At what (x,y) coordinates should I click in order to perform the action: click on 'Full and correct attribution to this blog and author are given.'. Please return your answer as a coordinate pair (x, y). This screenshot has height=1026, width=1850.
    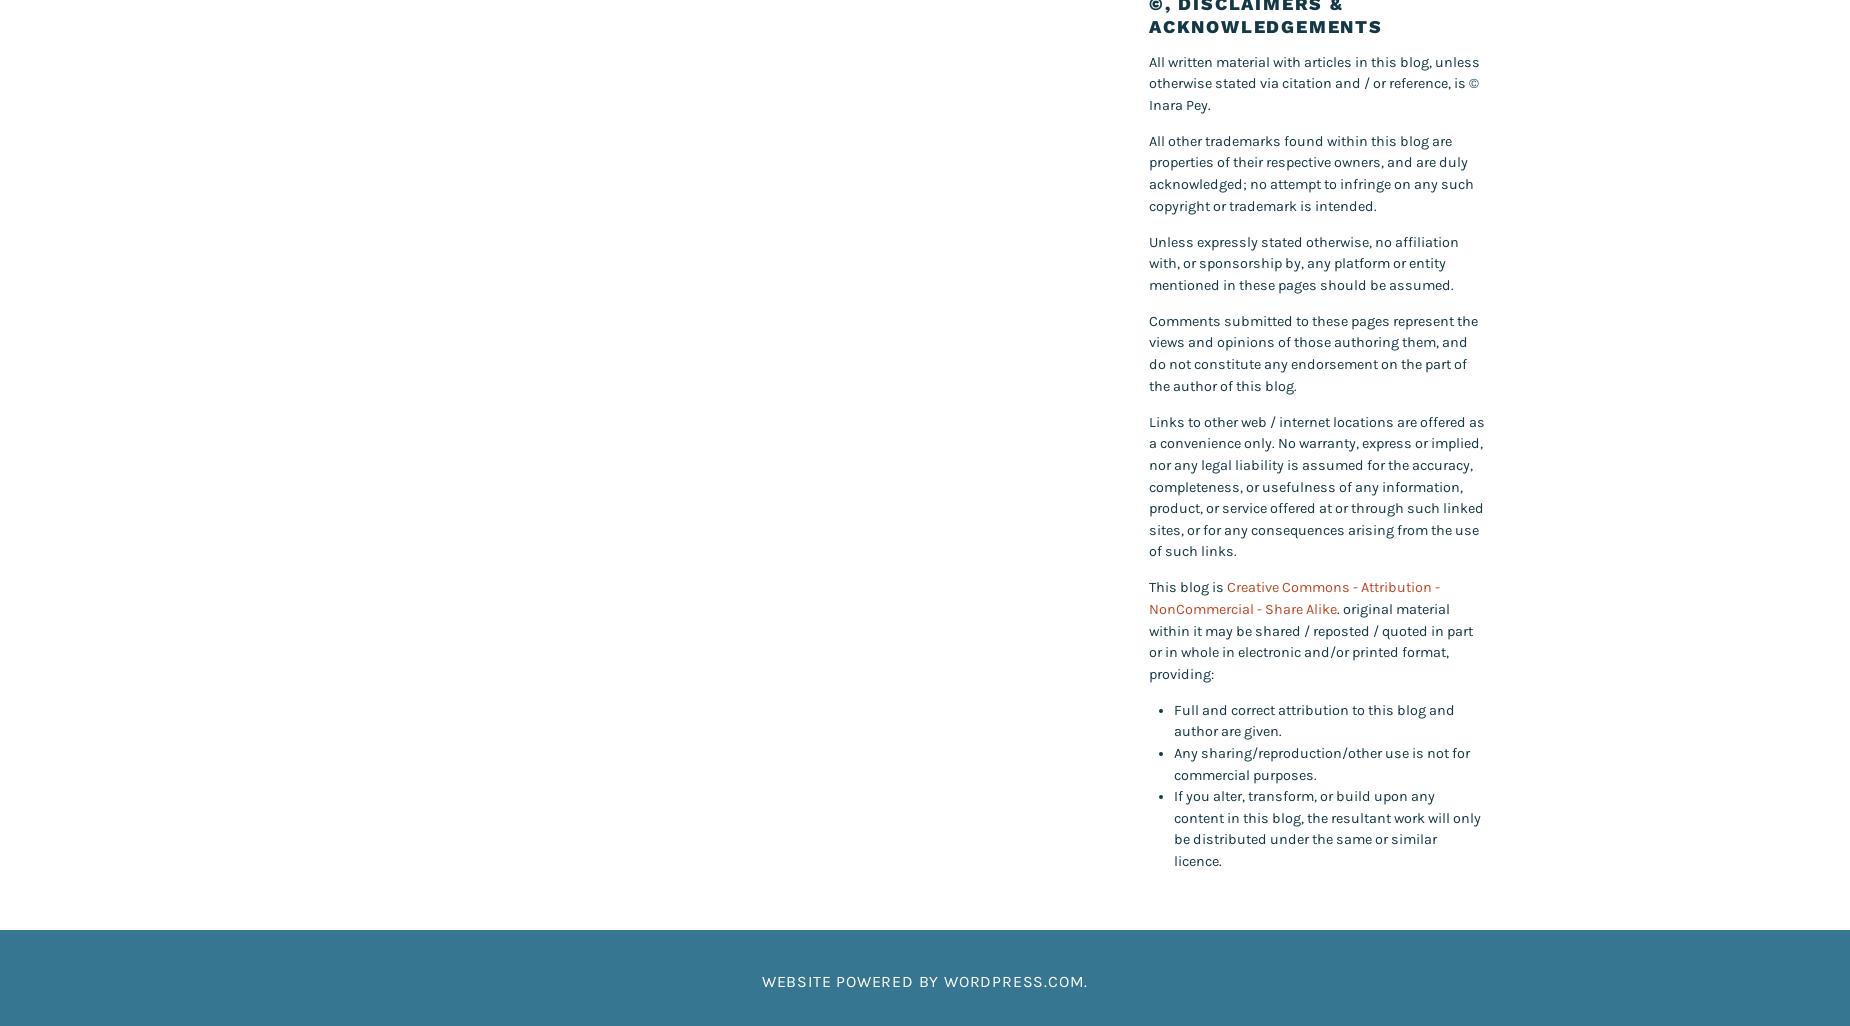
    Looking at the image, I should click on (1313, 720).